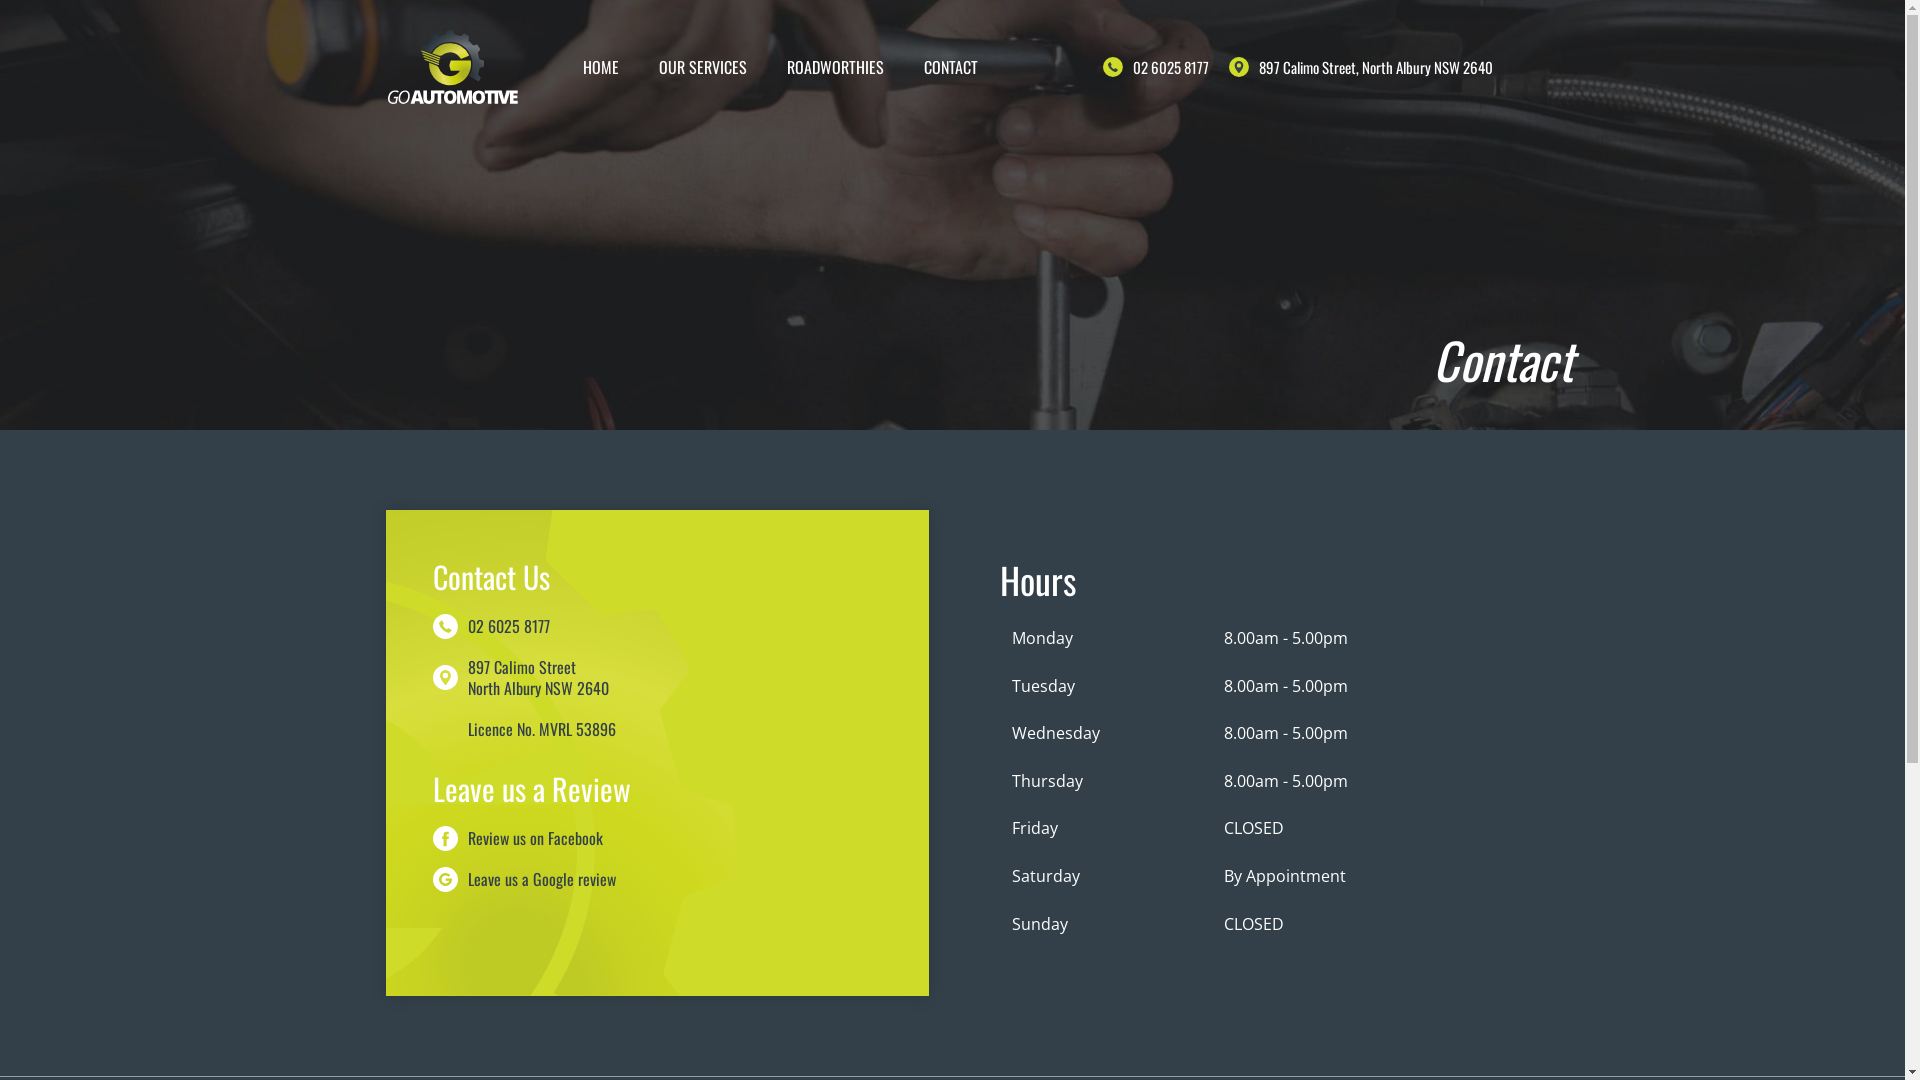 Image resolution: width=1920 pixels, height=1080 pixels. I want to click on '897 Calimo Street, North Albury NSW 2640', so click(1368, 65).